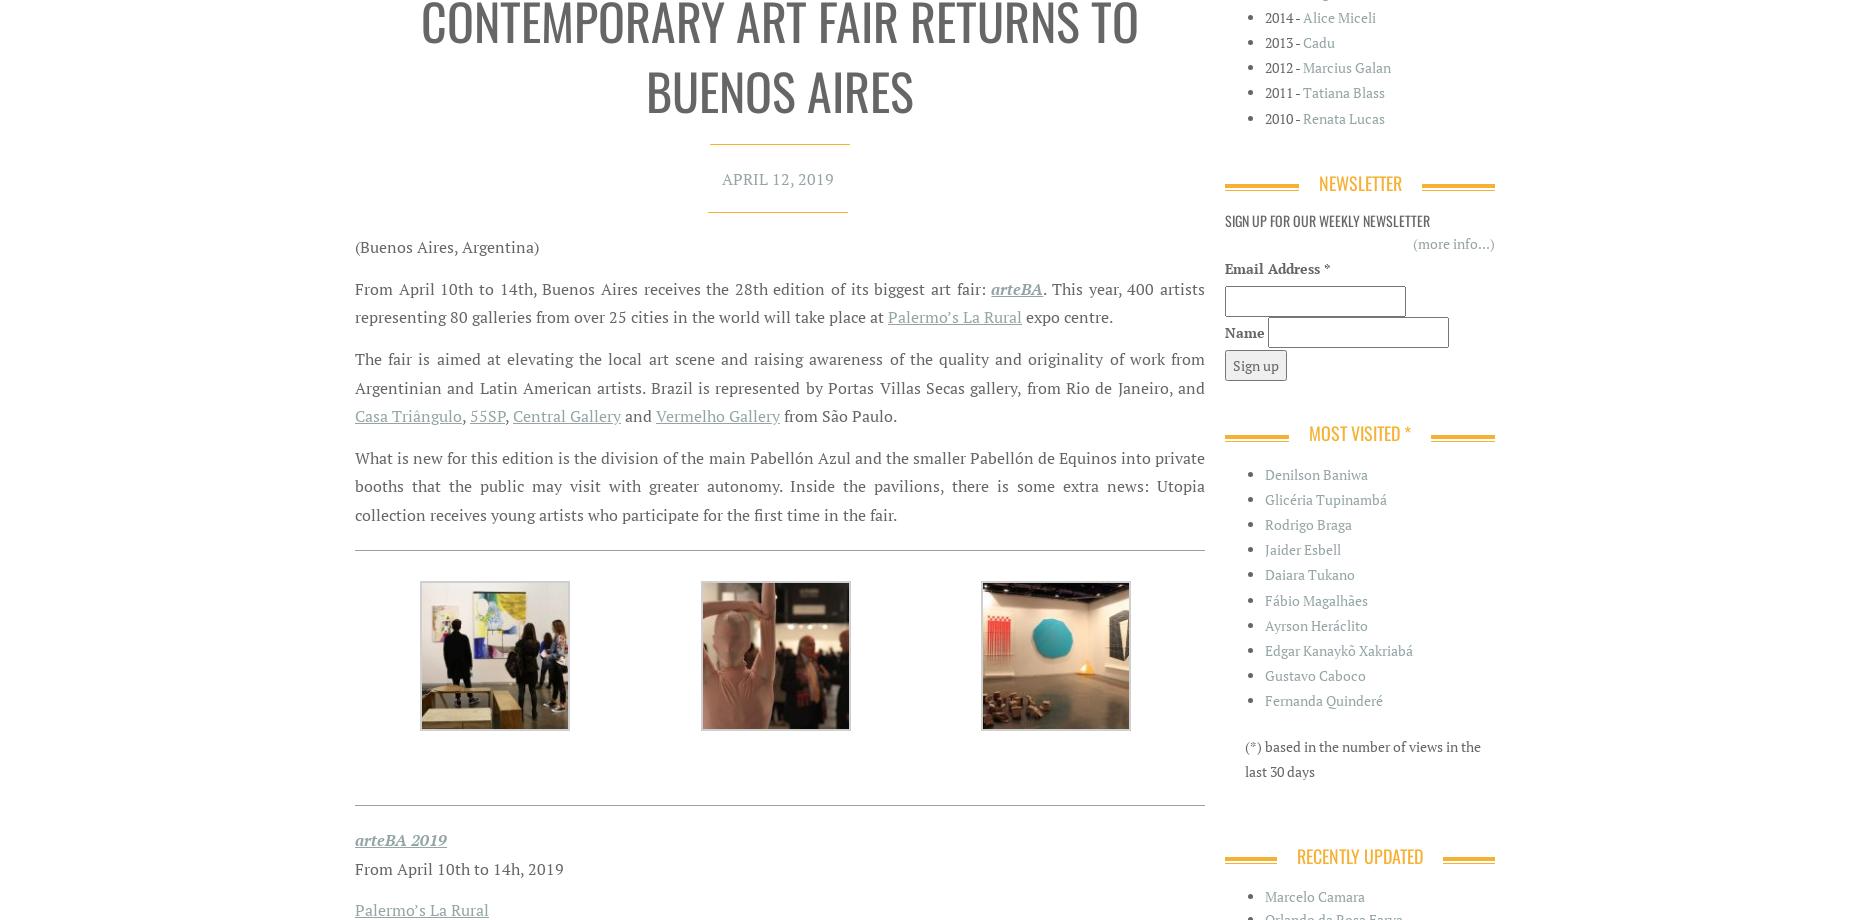 Image resolution: width=1850 pixels, height=920 pixels. I want to click on 'Fábio Magalhães', so click(1315, 598).